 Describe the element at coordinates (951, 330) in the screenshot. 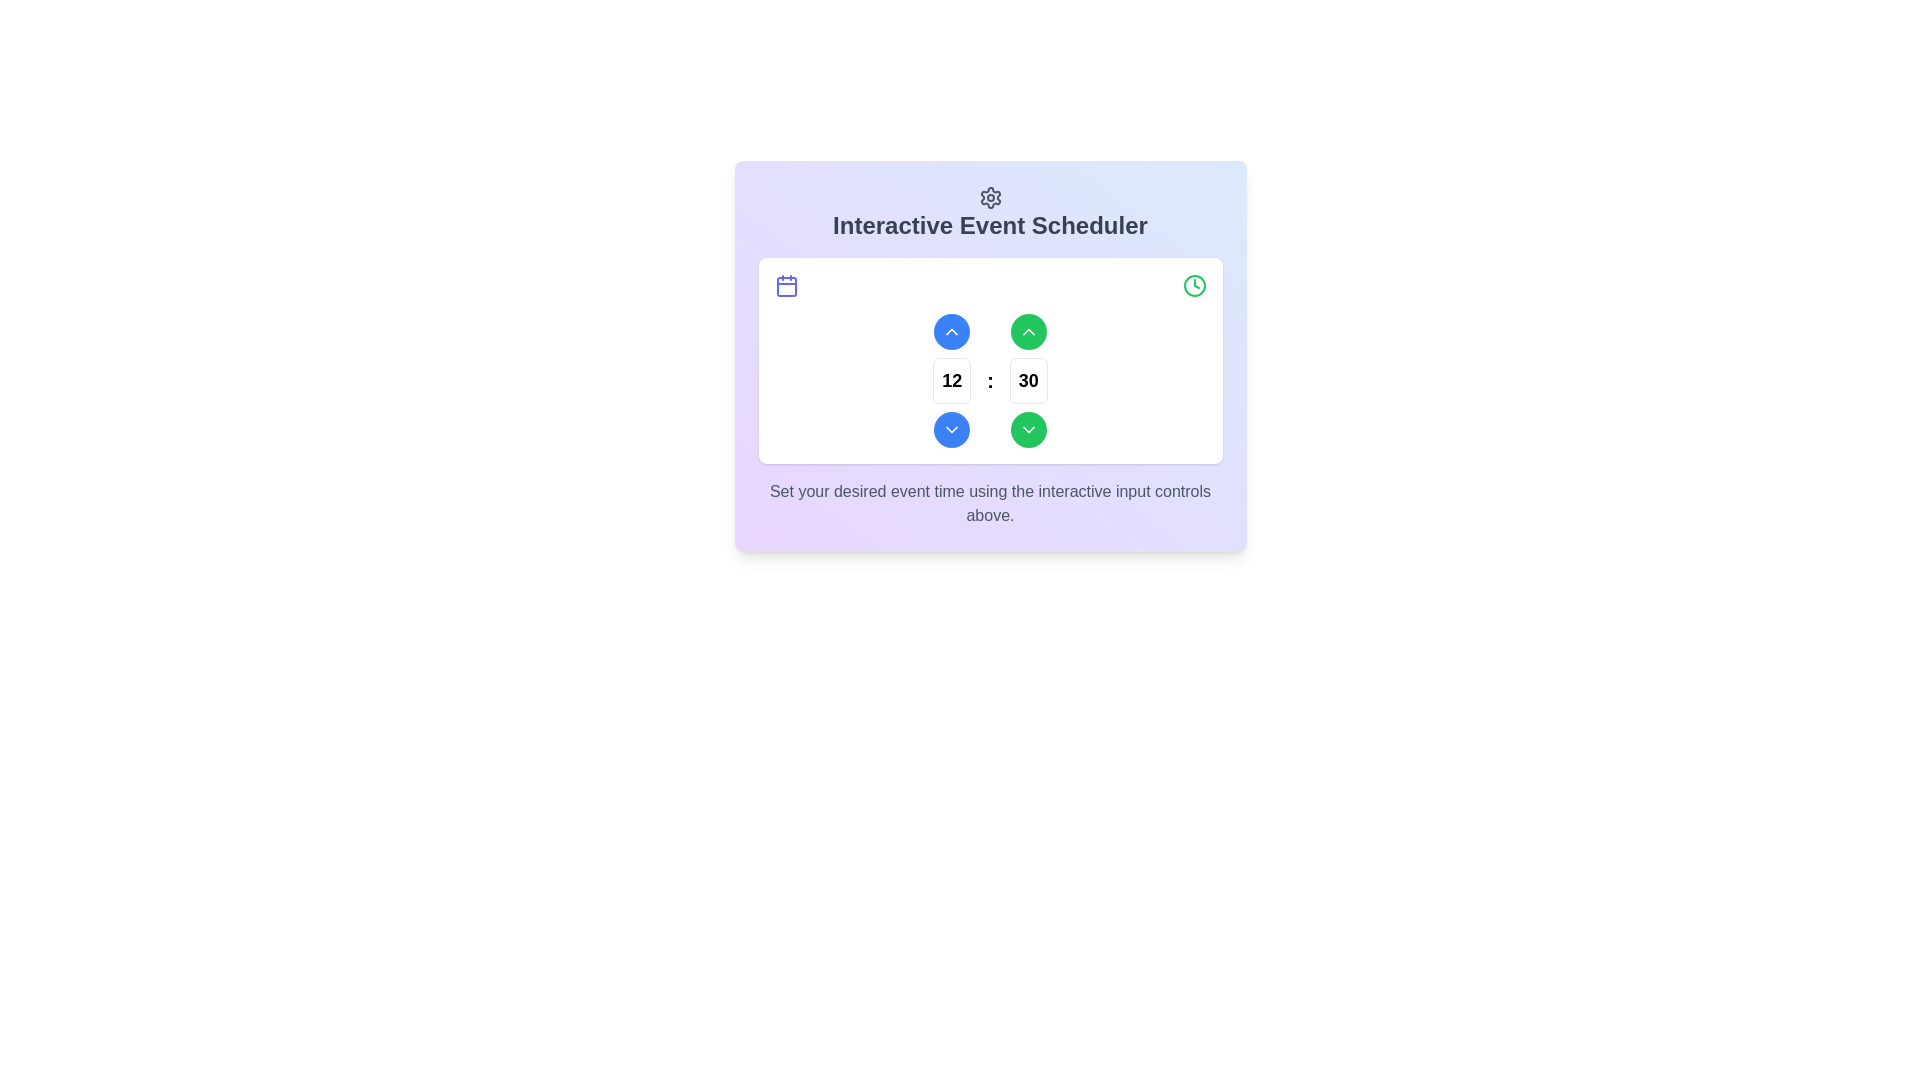

I see `the clickable chevron button that increments the time value in the hour input field for visual feedback` at that location.